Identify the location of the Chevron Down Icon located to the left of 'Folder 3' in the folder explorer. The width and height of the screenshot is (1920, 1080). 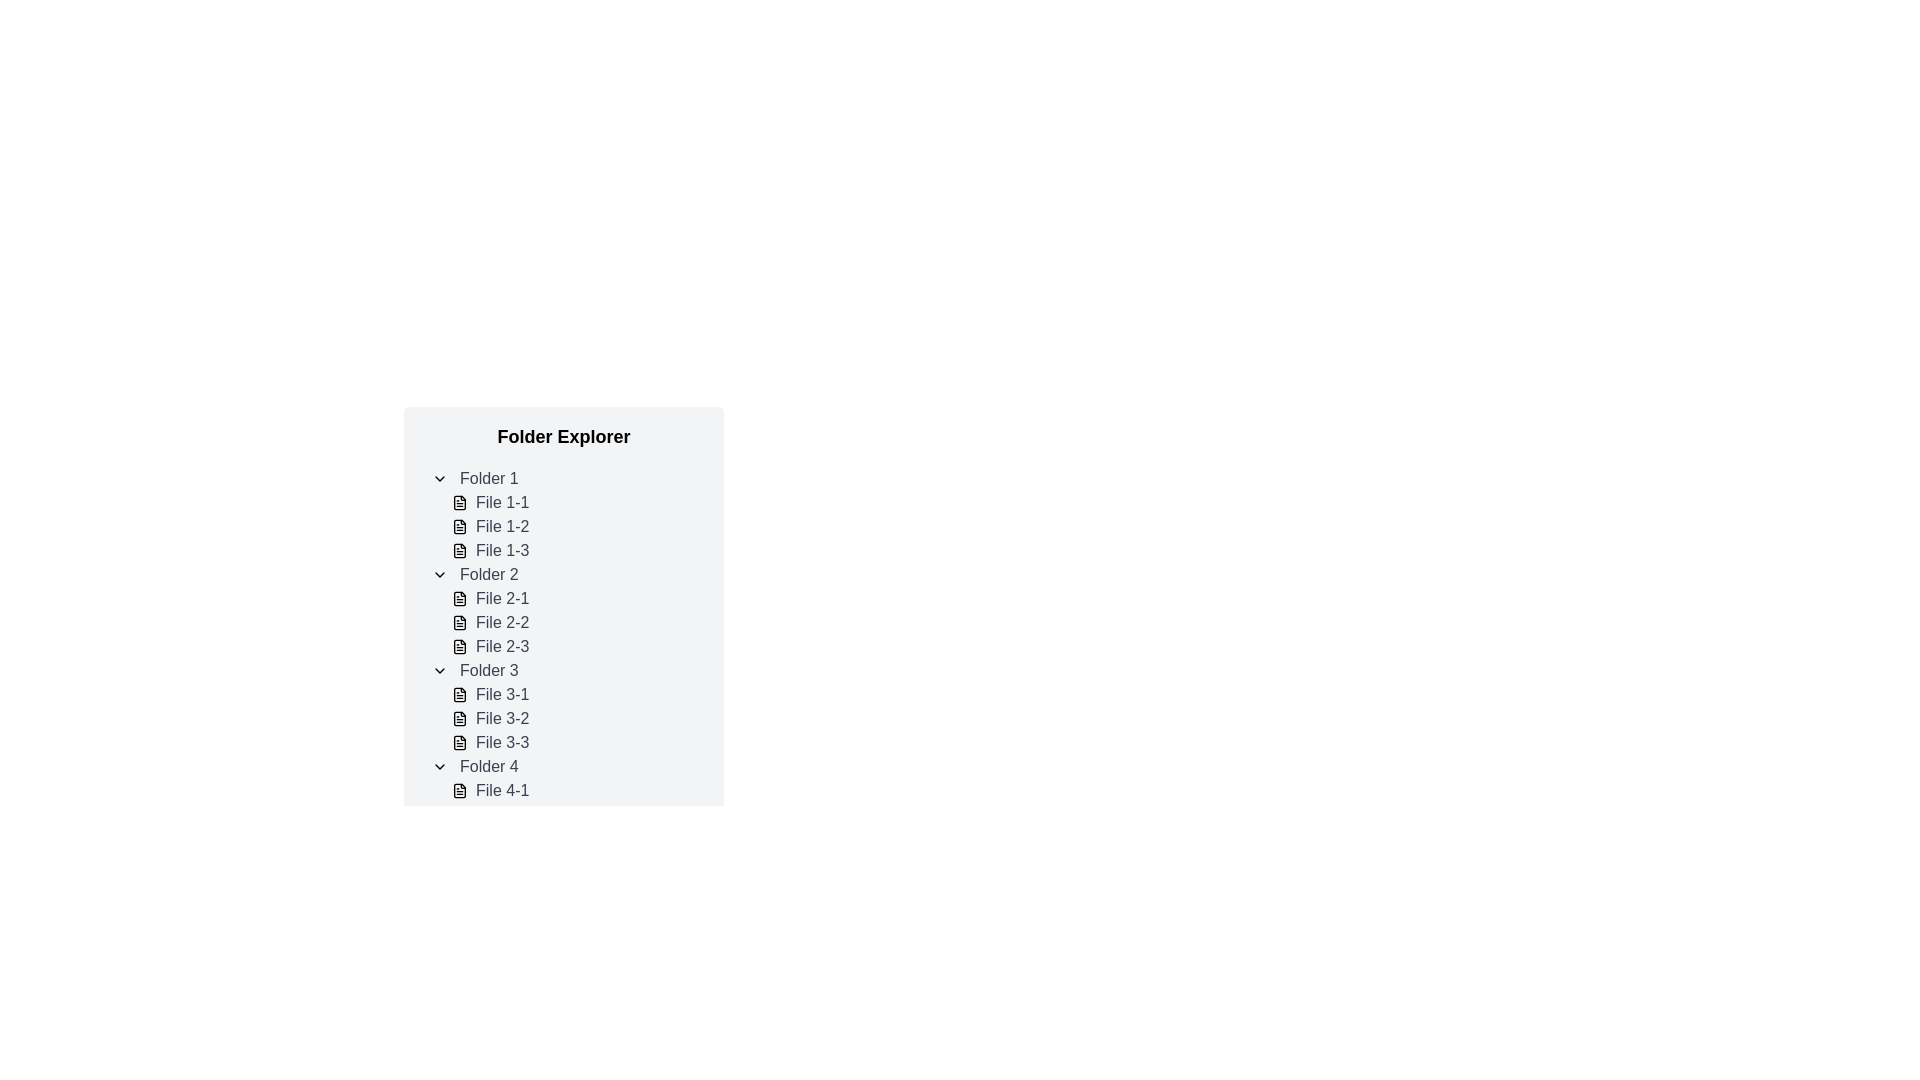
(439, 671).